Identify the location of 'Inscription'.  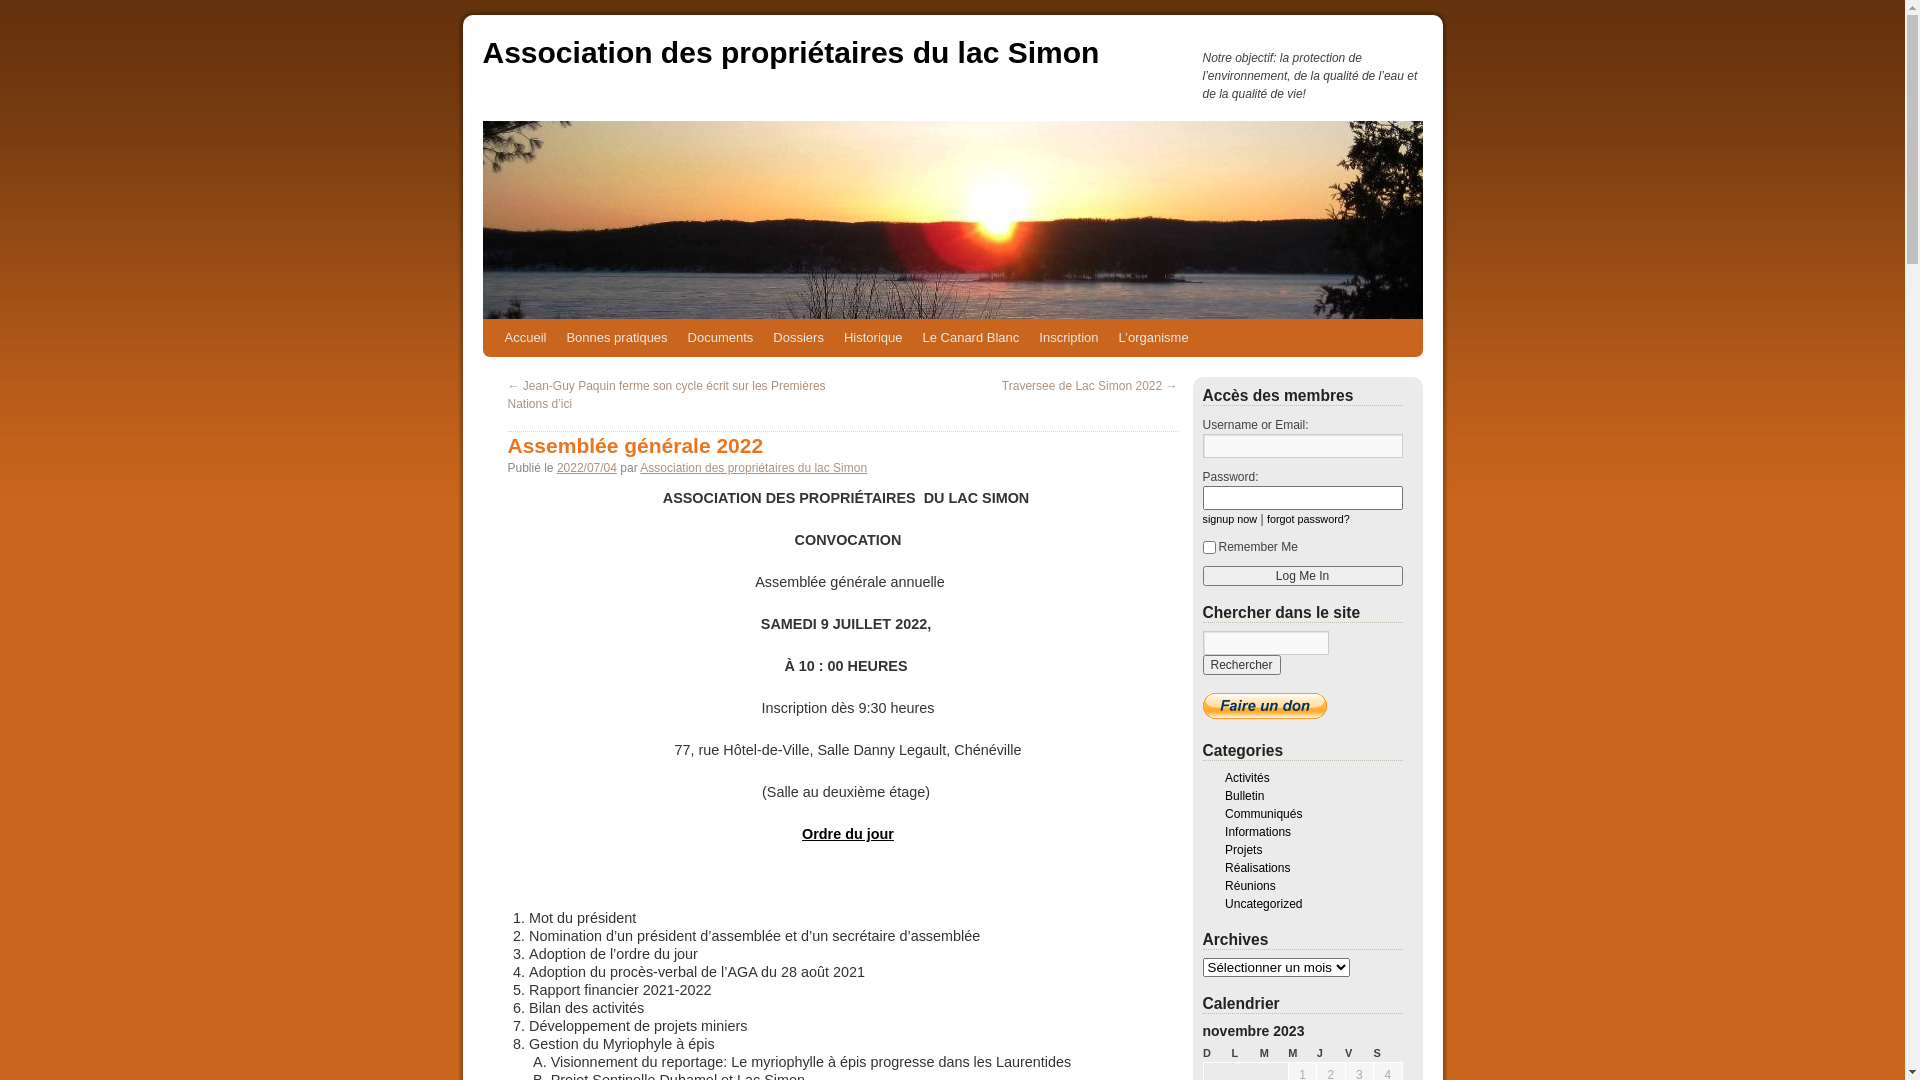
(1067, 337).